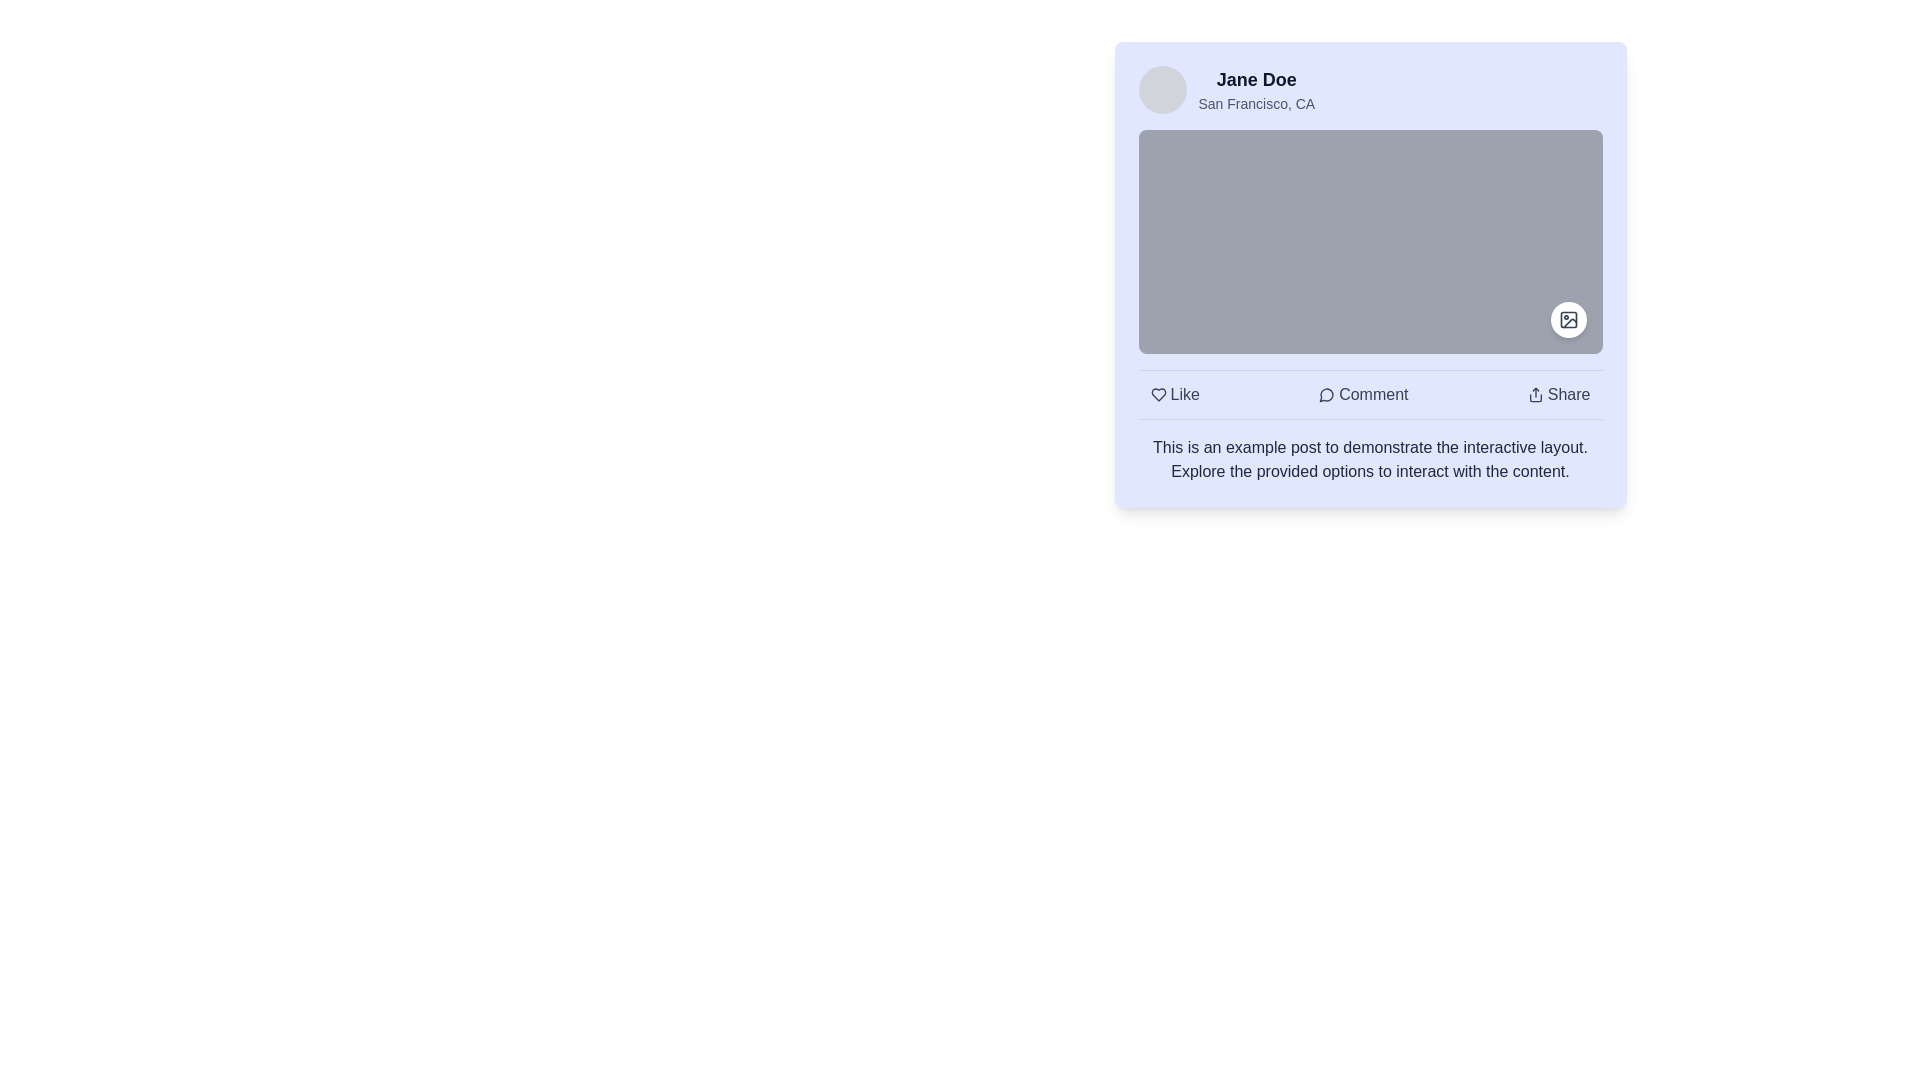  I want to click on the heart icon representing the 'like' action button located below the post in the action options area, so click(1158, 394).